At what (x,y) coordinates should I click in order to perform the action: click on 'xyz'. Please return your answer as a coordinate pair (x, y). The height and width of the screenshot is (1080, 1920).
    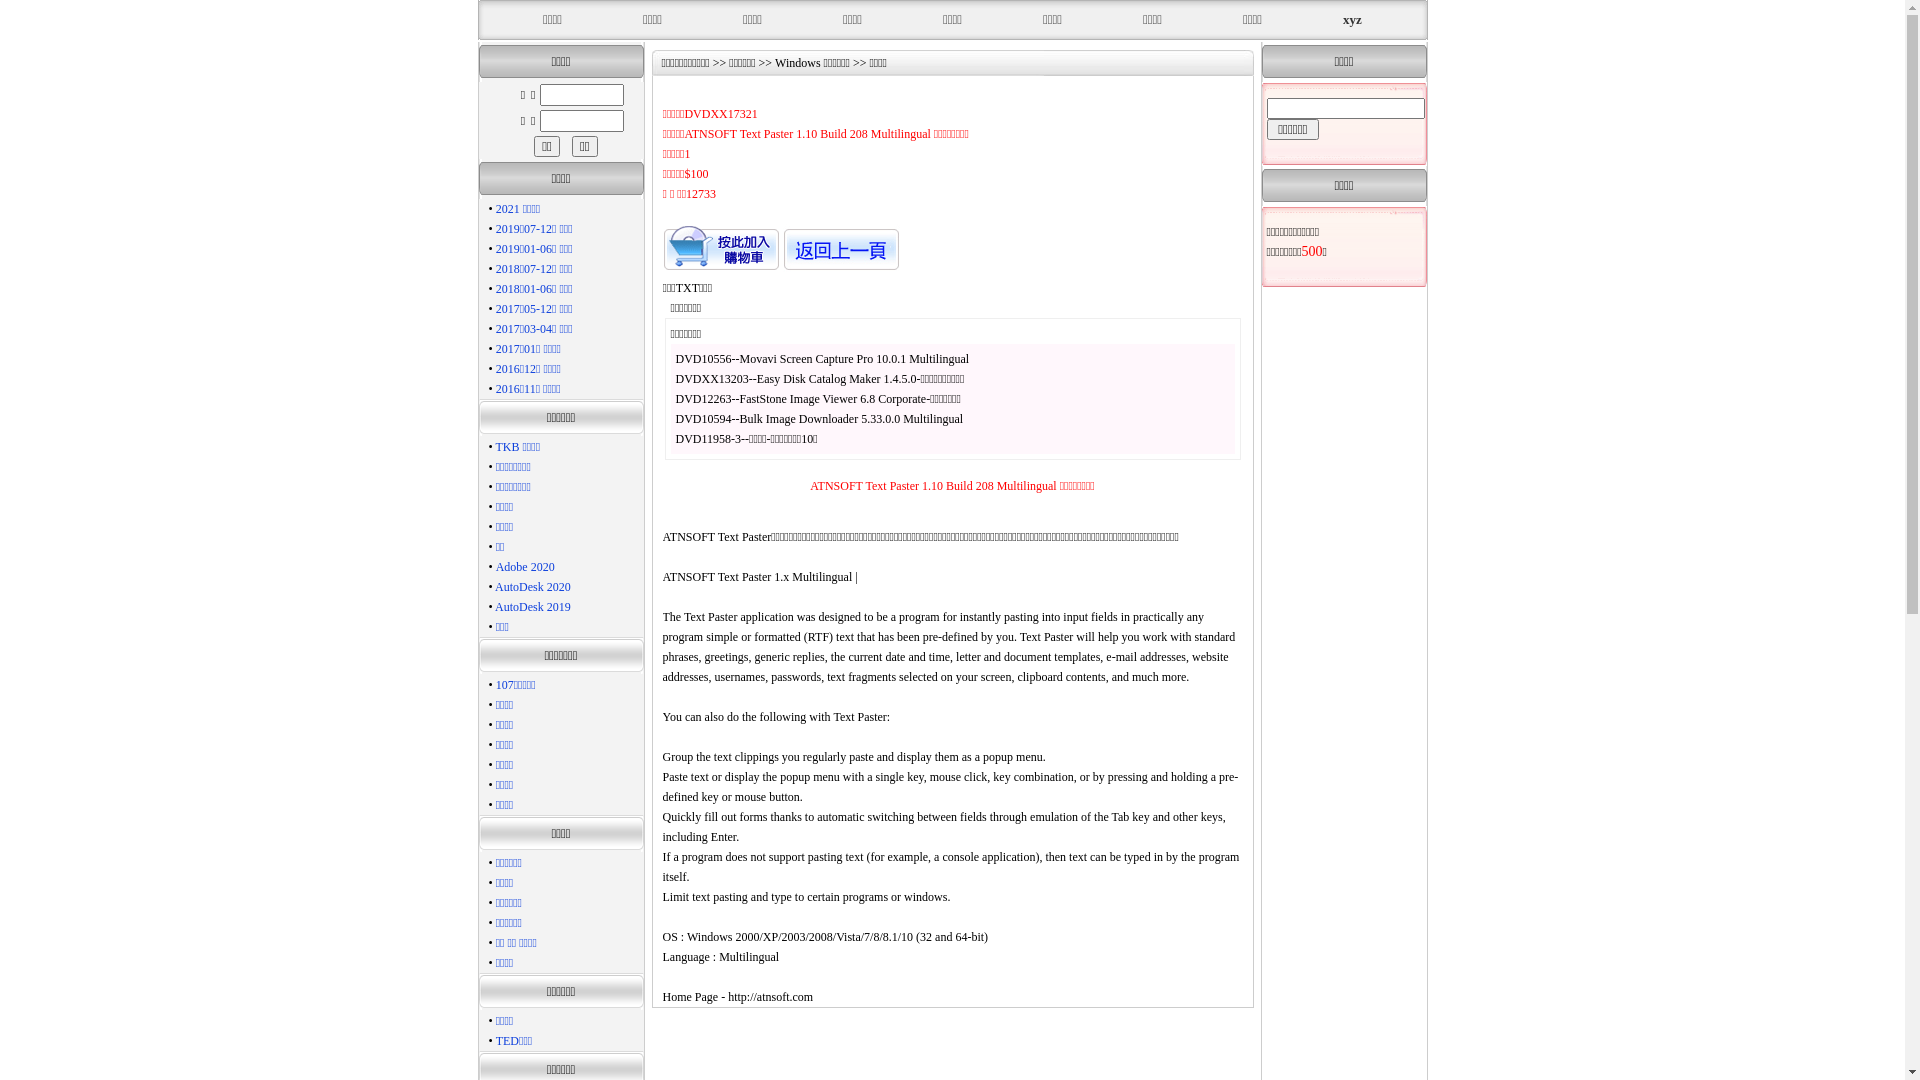
    Looking at the image, I should click on (1352, 19).